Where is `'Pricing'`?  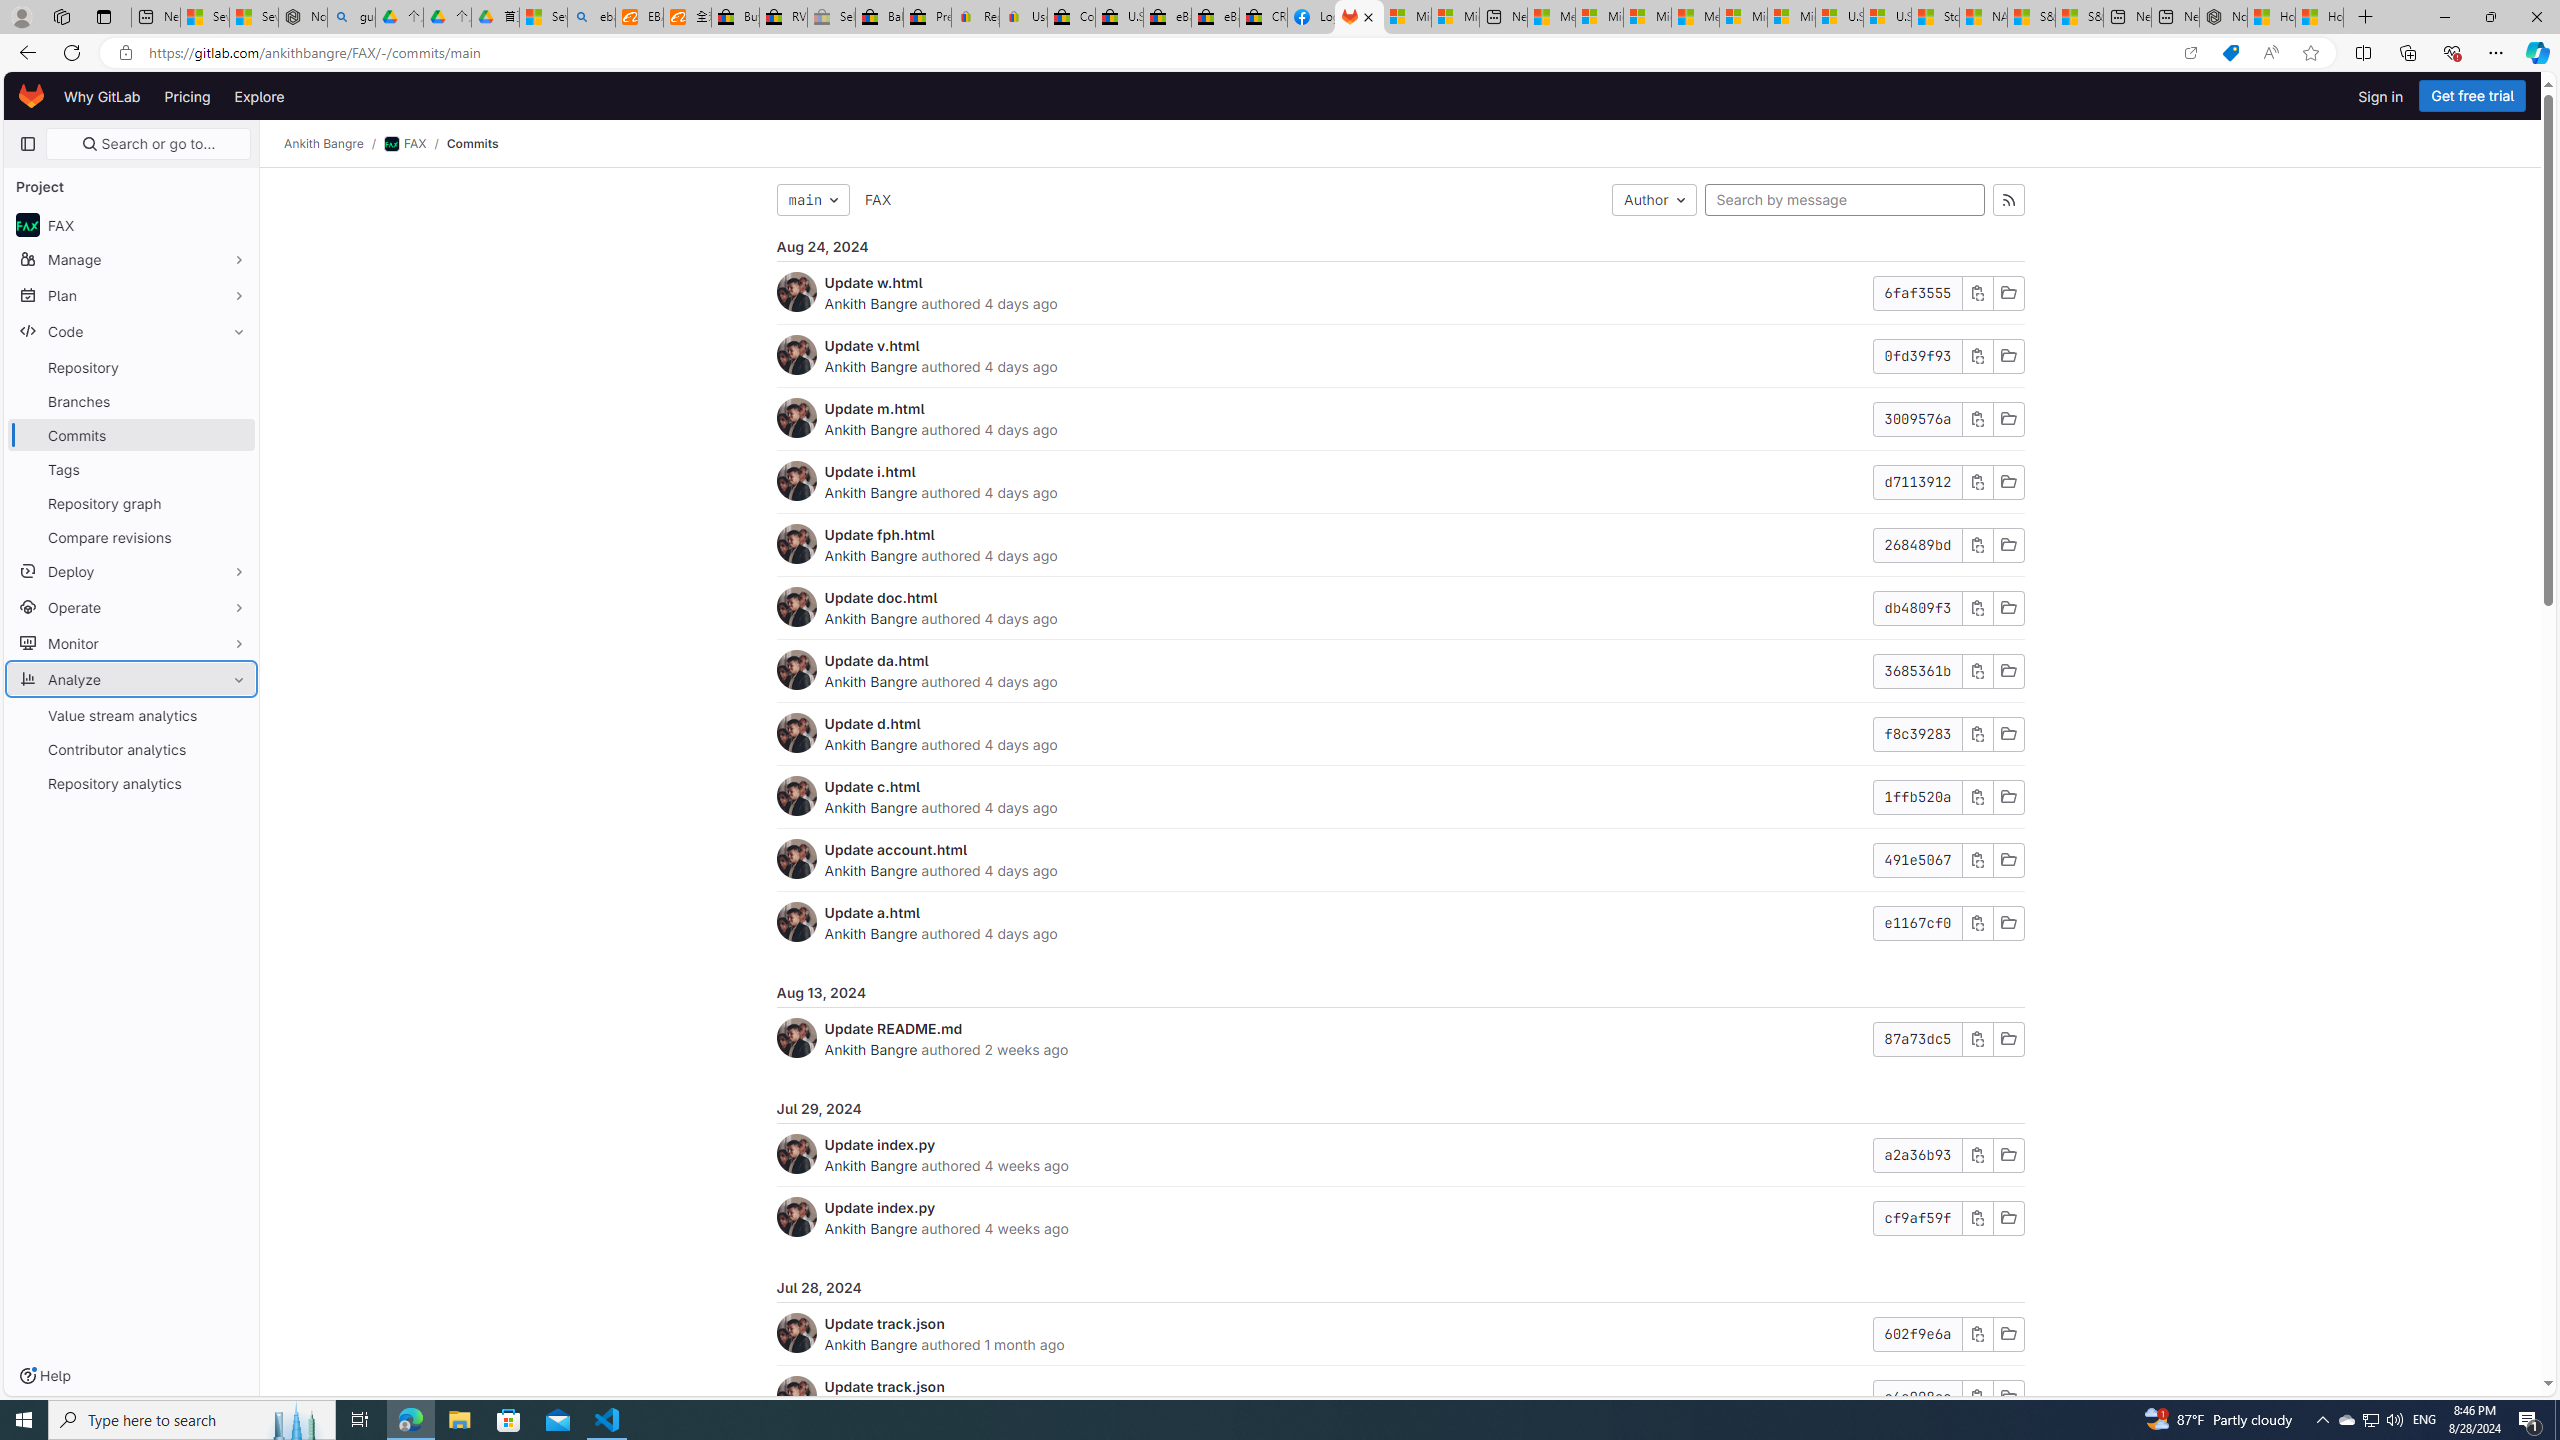
'Pricing' is located at coordinates (187, 95).